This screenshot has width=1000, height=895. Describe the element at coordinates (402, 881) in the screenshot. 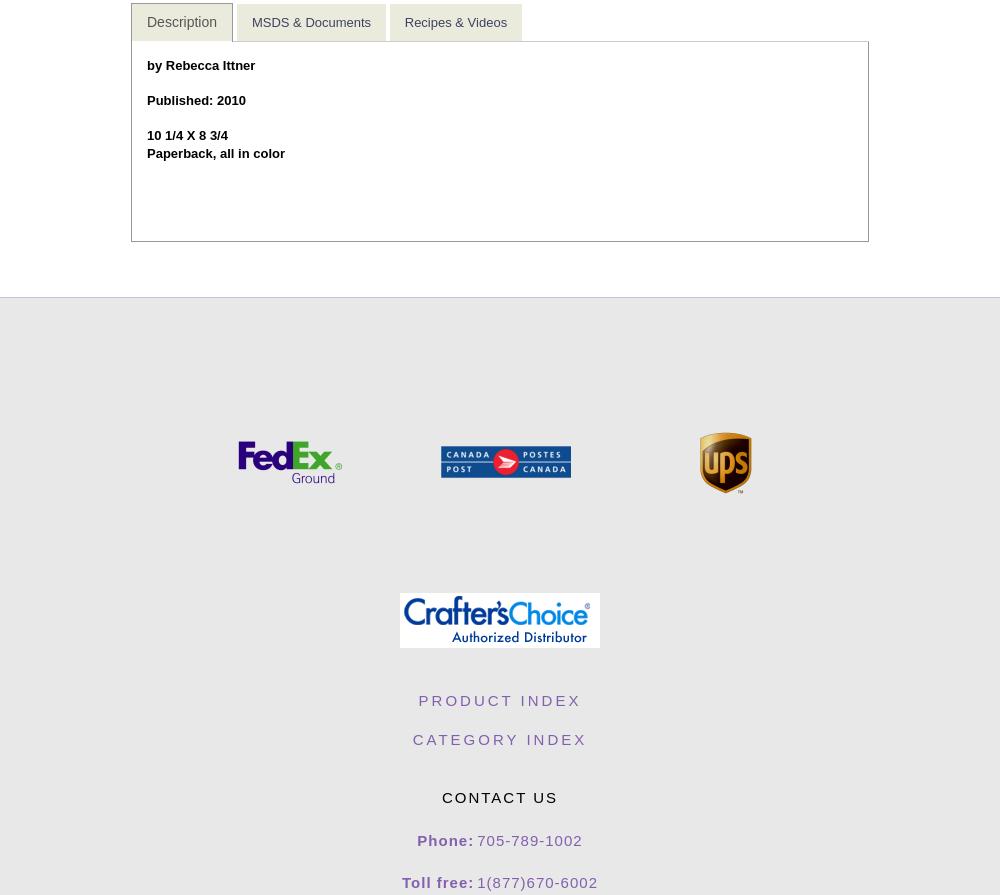

I see `'Toll free:'` at that location.